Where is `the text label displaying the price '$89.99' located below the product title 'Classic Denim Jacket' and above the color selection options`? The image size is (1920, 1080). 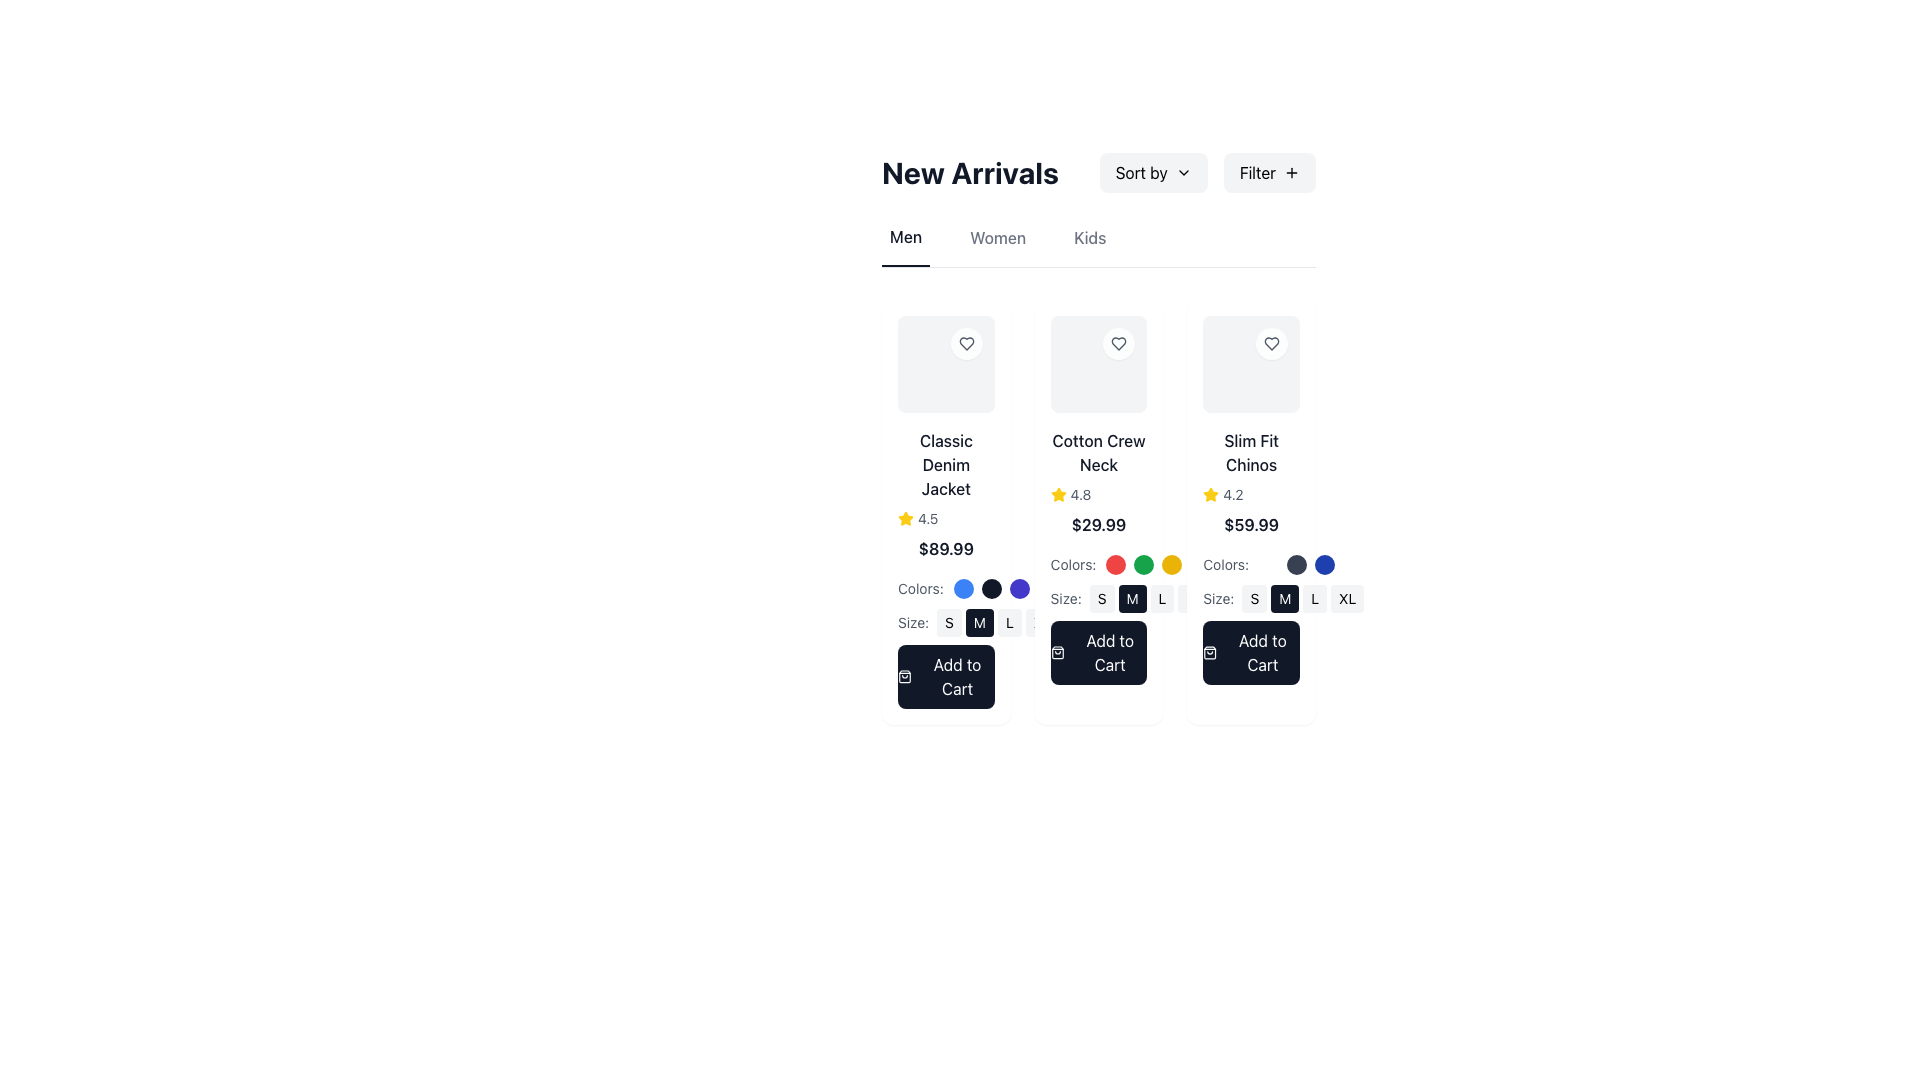 the text label displaying the price '$89.99' located below the product title 'Classic Denim Jacket' and above the color selection options is located at coordinates (945, 548).